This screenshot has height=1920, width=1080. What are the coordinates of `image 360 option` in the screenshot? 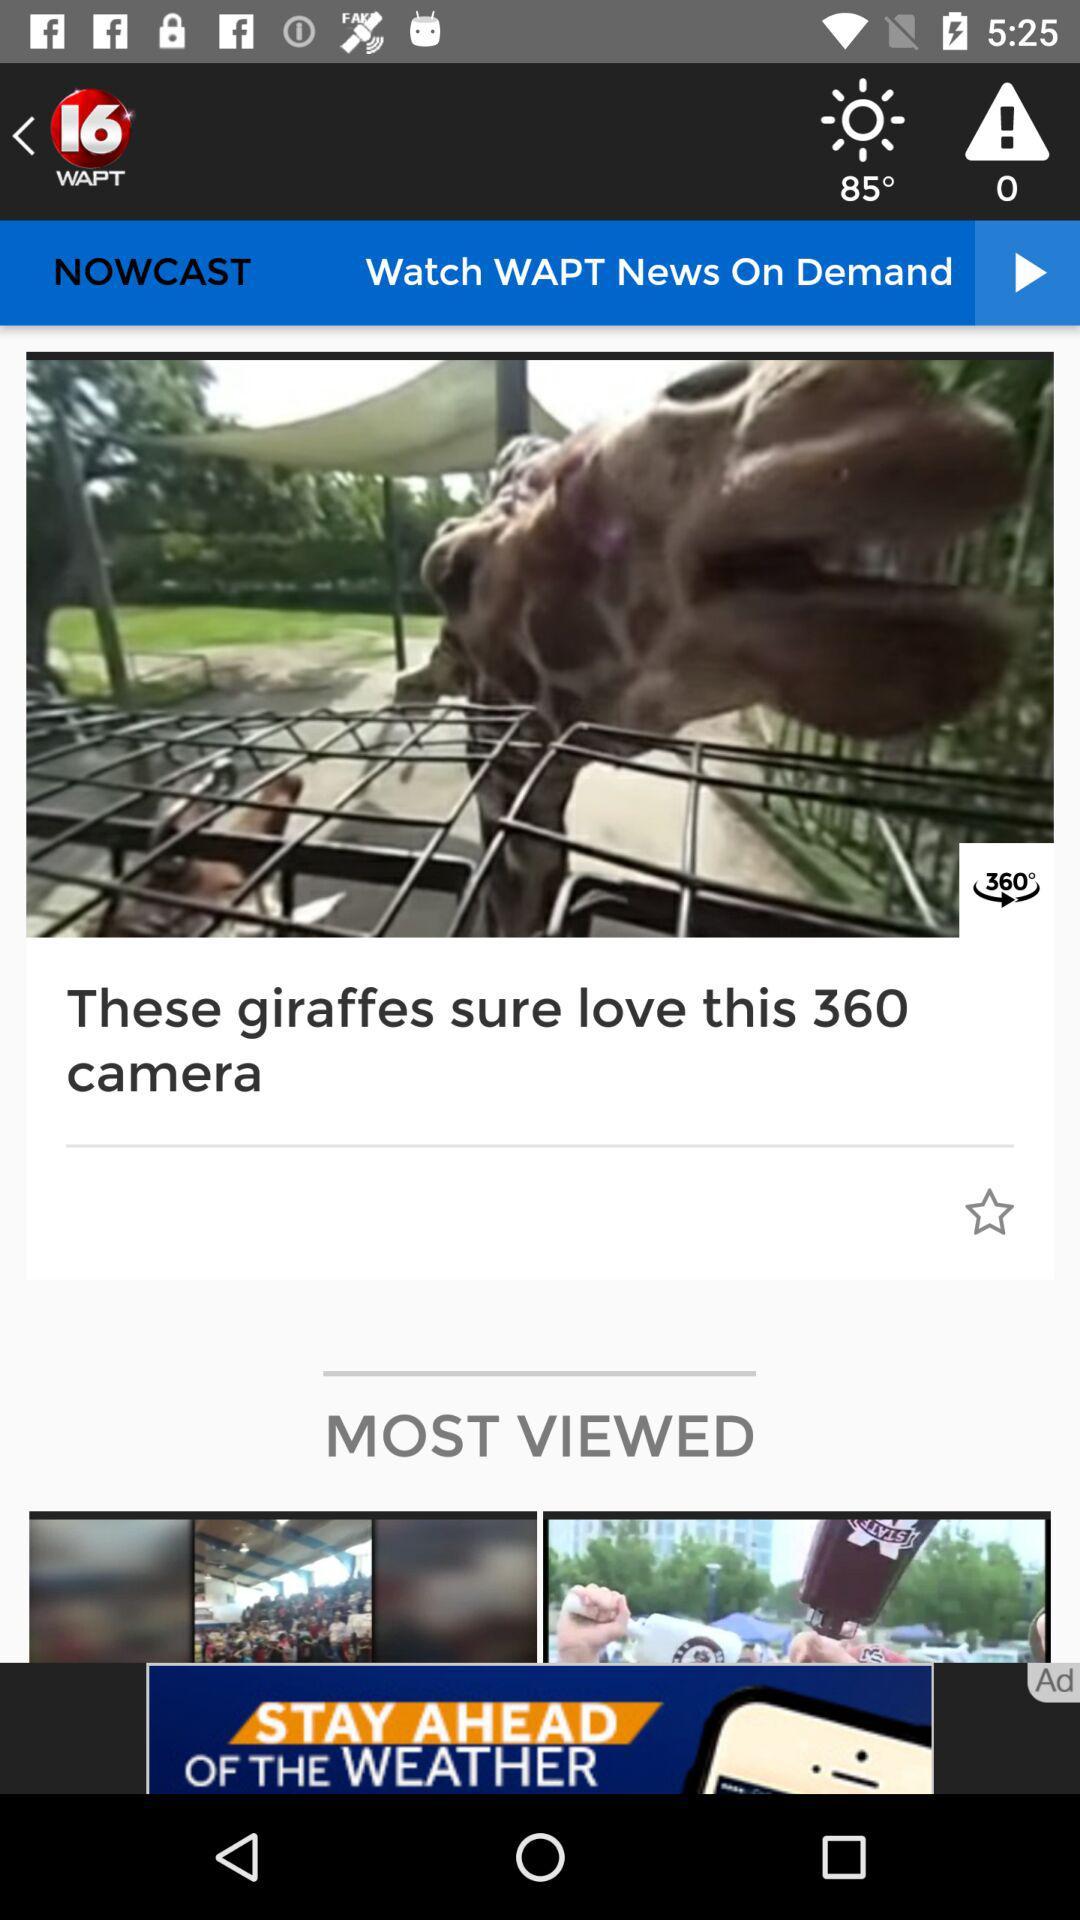 It's located at (1006, 889).